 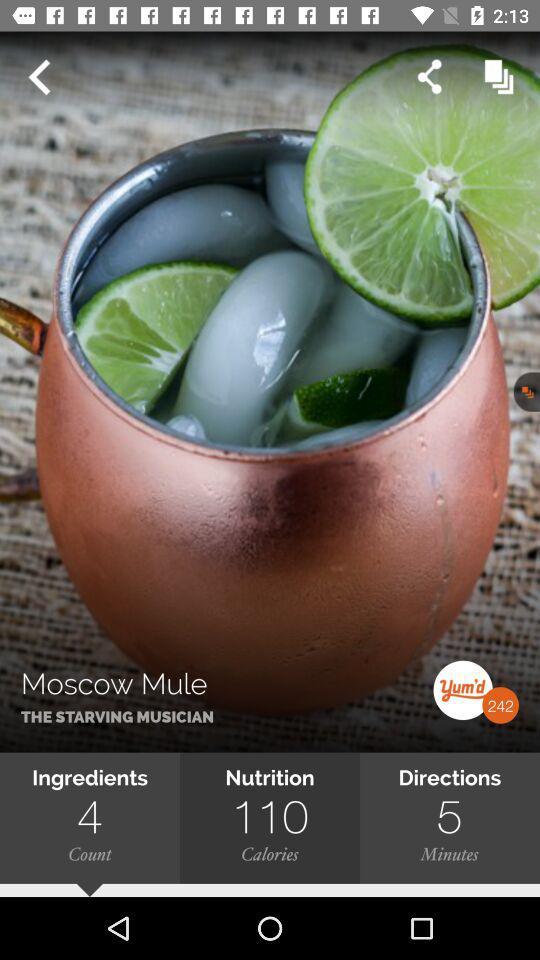 What do you see at coordinates (38, 77) in the screenshot?
I see `the arrow_backward icon` at bounding box center [38, 77].